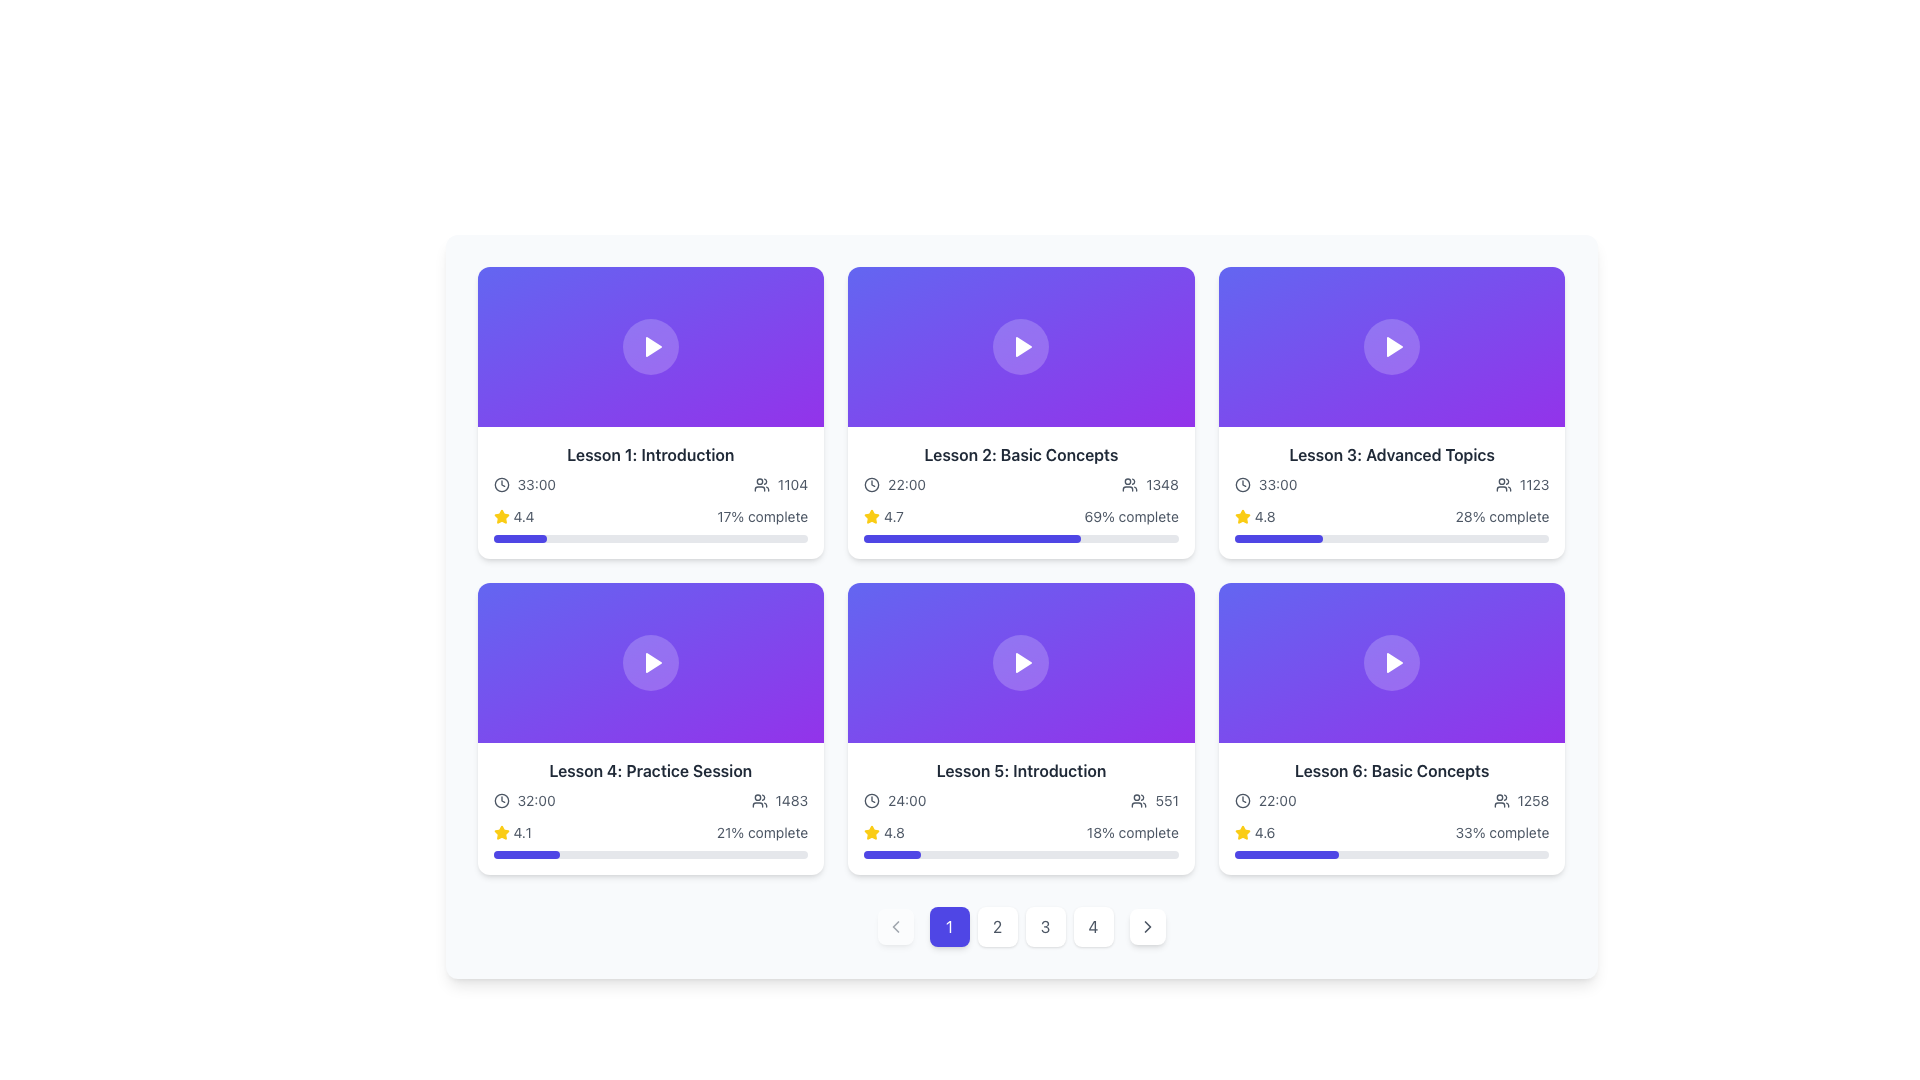 The image size is (1920, 1080). Describe the element at coordinates (520, 538) in the screenshot. I see `the progress indicator for 'Lesson 1: Introduction', which is a small, horizontally-oriented progress bar located below the rating star and above the text '17% complete'` at that location.